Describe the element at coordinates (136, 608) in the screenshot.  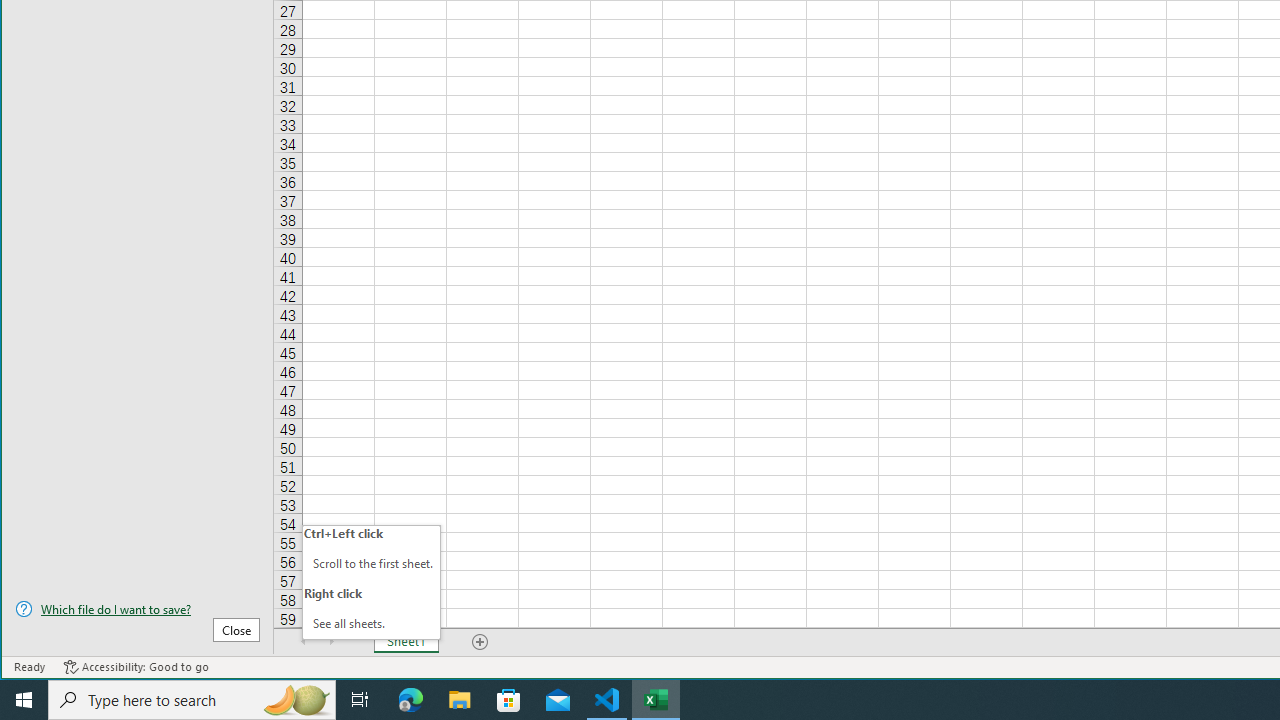
I see `'Which file do I want to save?'` at that location.